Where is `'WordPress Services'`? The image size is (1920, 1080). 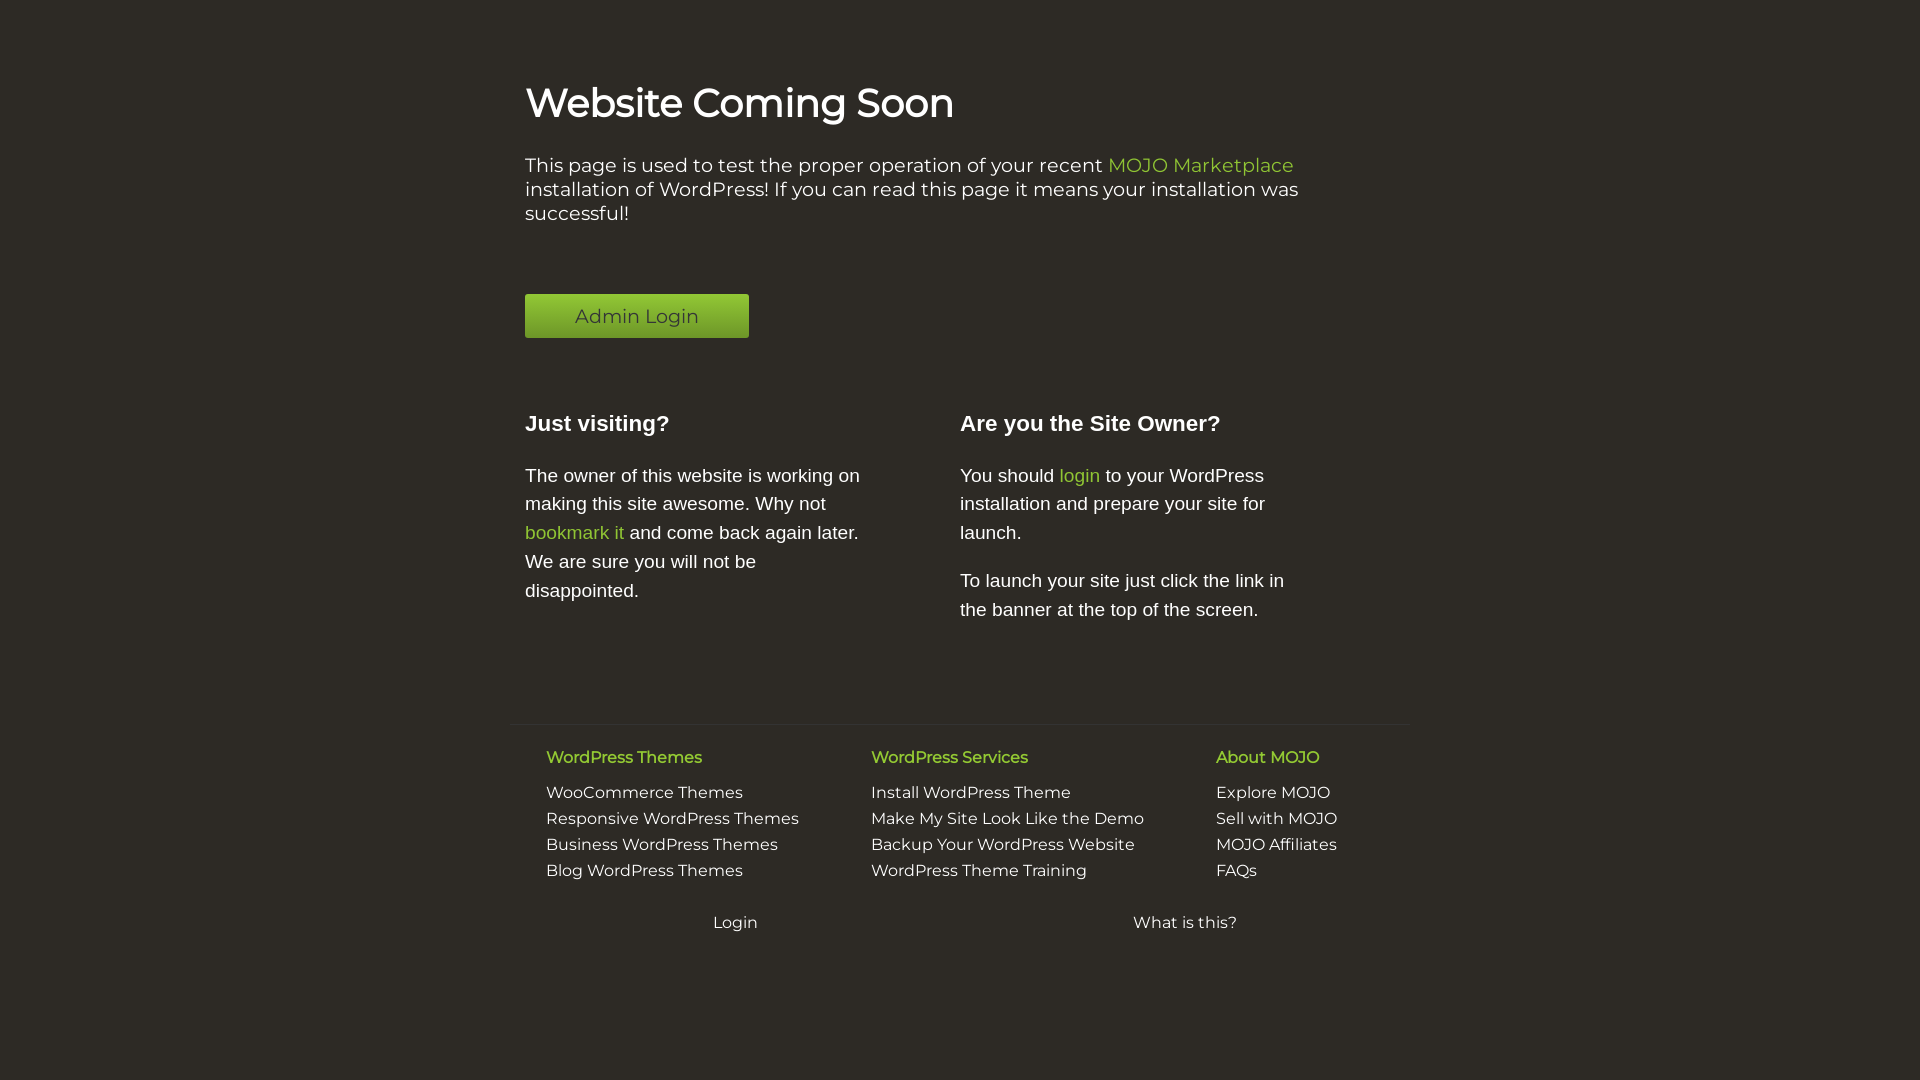
'WordPress Services' is located at coordinates (870, 757).